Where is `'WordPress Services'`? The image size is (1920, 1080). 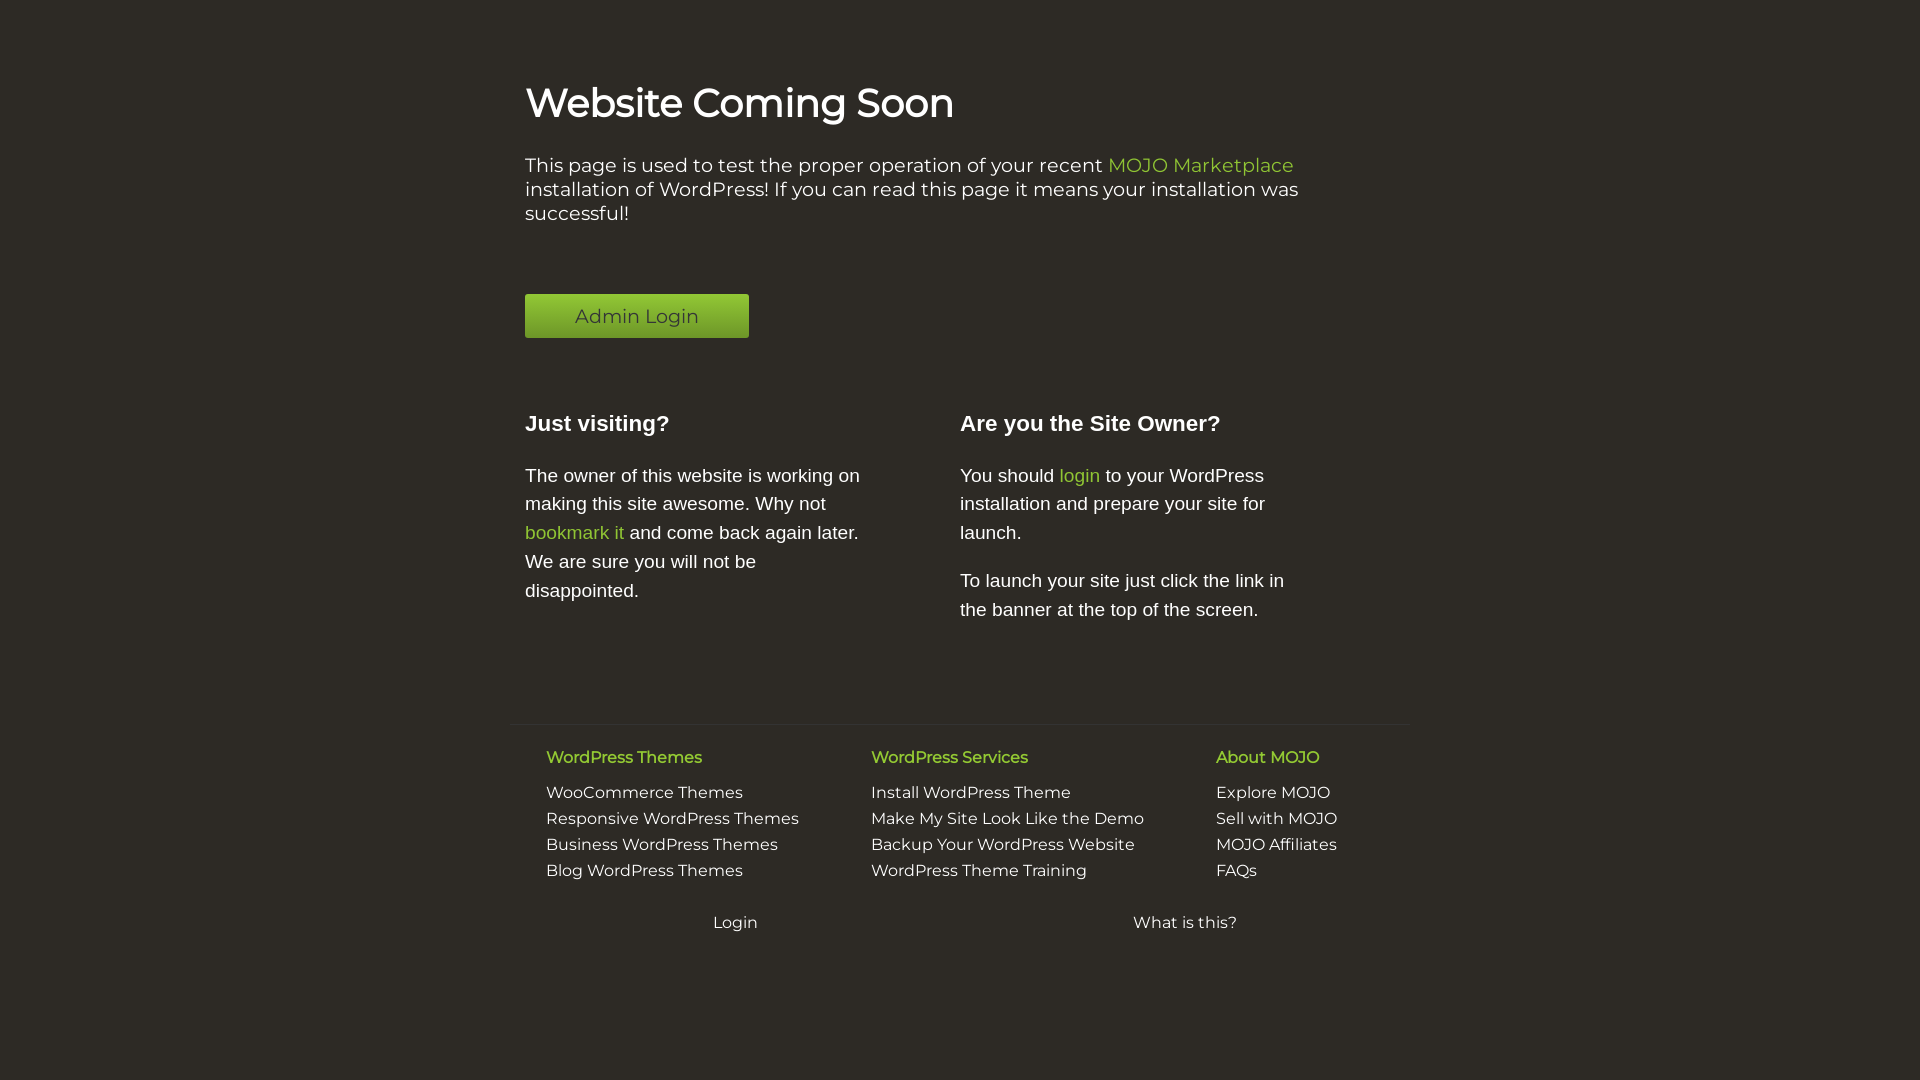
'WordPress Services' is located at coordinates (870, 757).